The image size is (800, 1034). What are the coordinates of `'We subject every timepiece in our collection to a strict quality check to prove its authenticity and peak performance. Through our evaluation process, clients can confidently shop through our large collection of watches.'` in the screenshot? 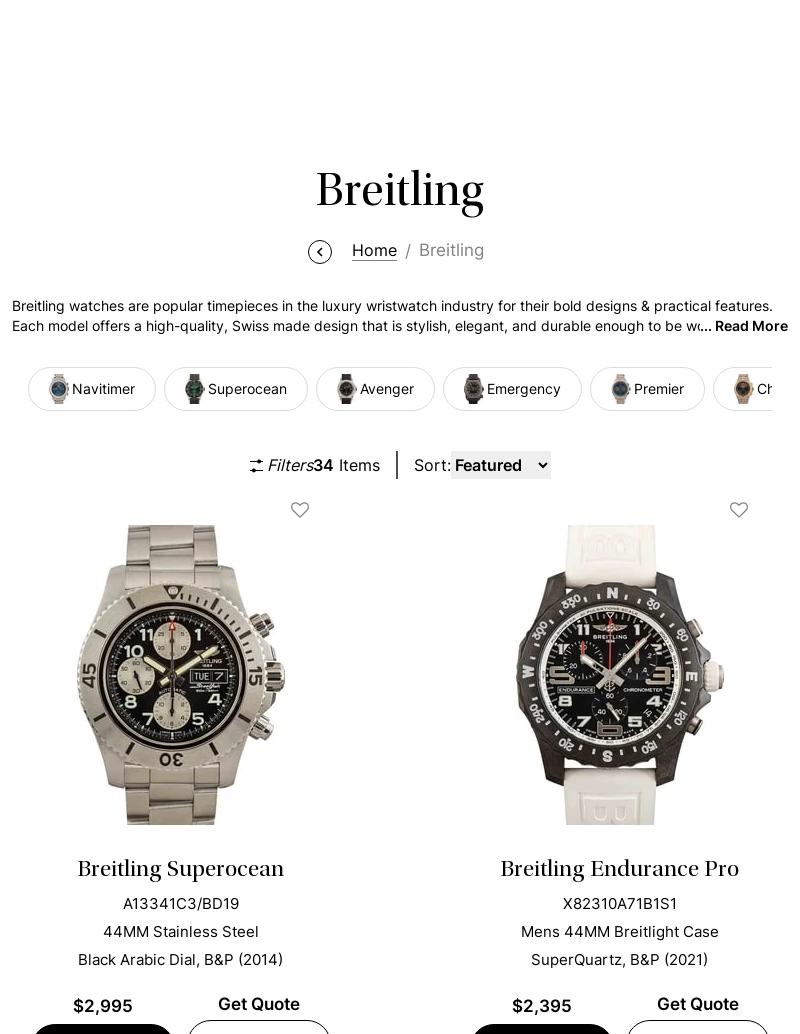 It's located at (387, 963).